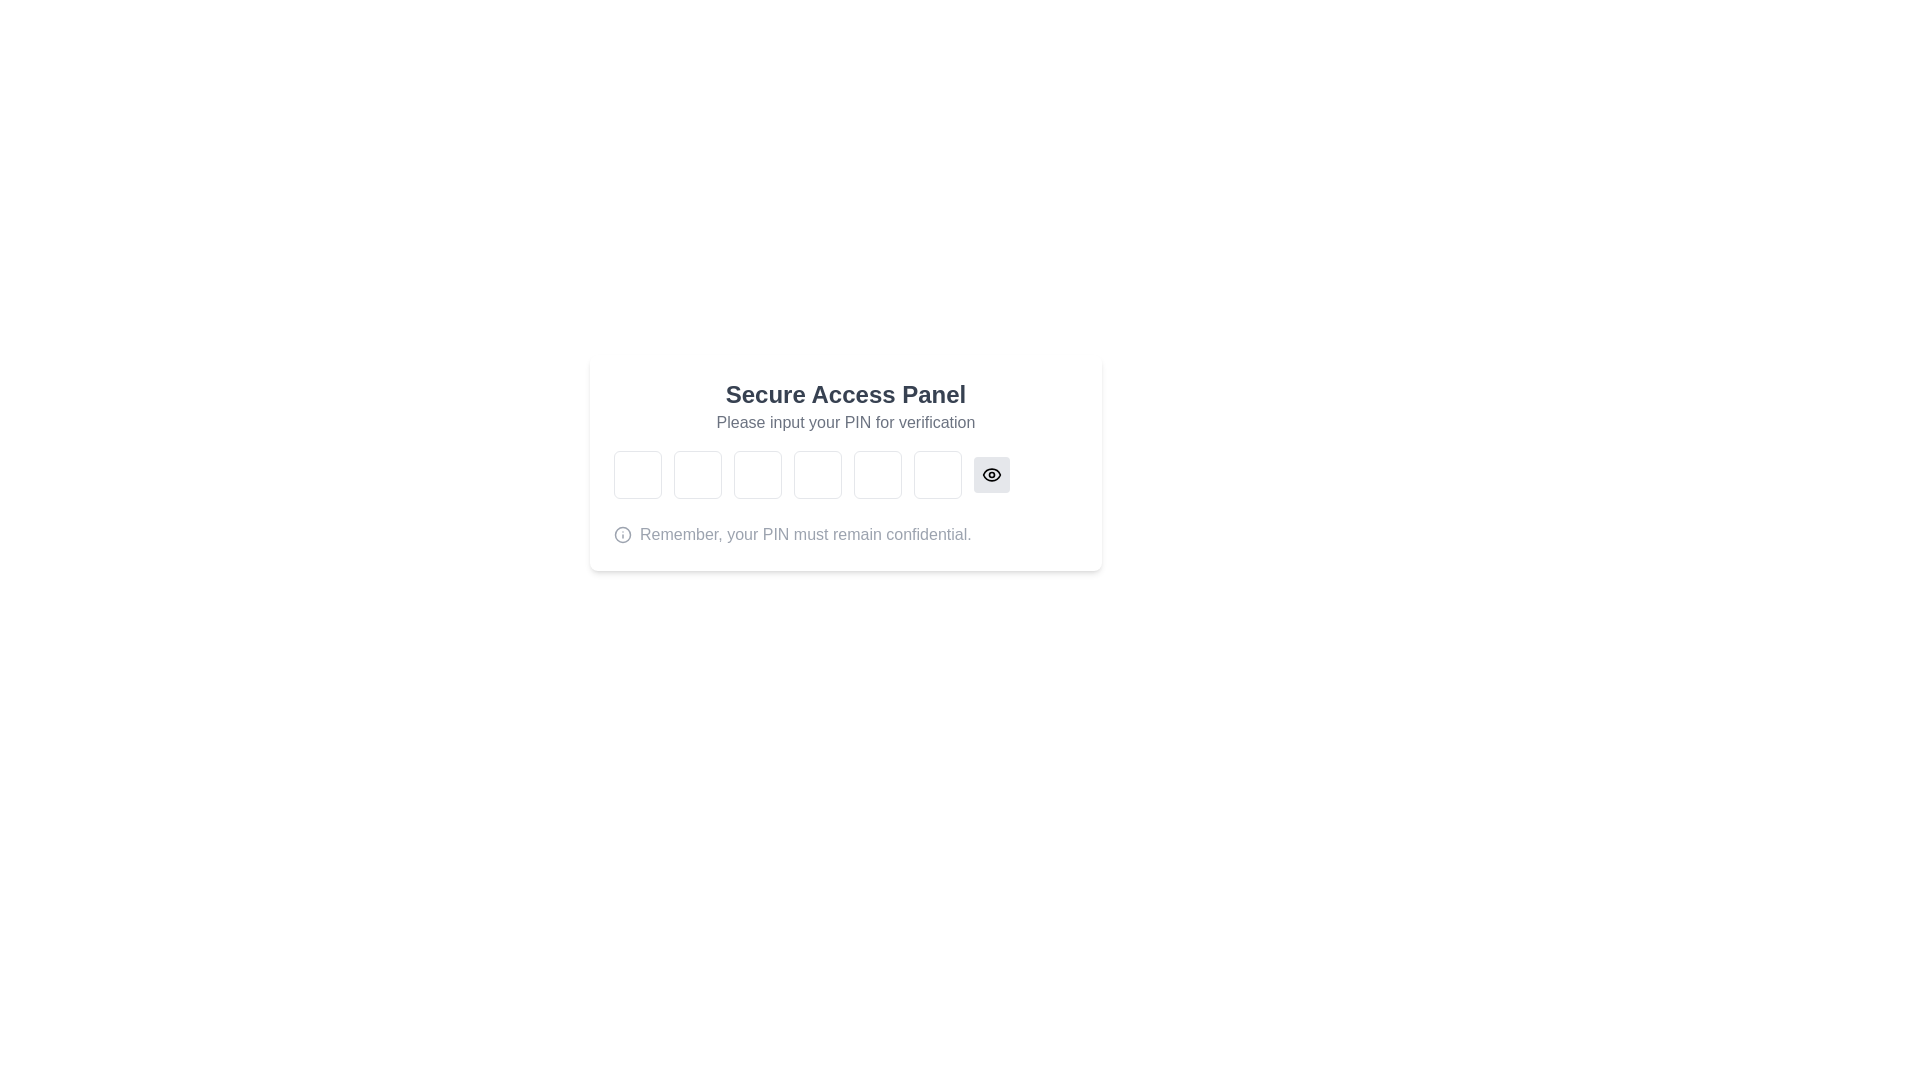  I want to click on the interactive button located to the far-right of the series of six input boxes, so click(992, 474).